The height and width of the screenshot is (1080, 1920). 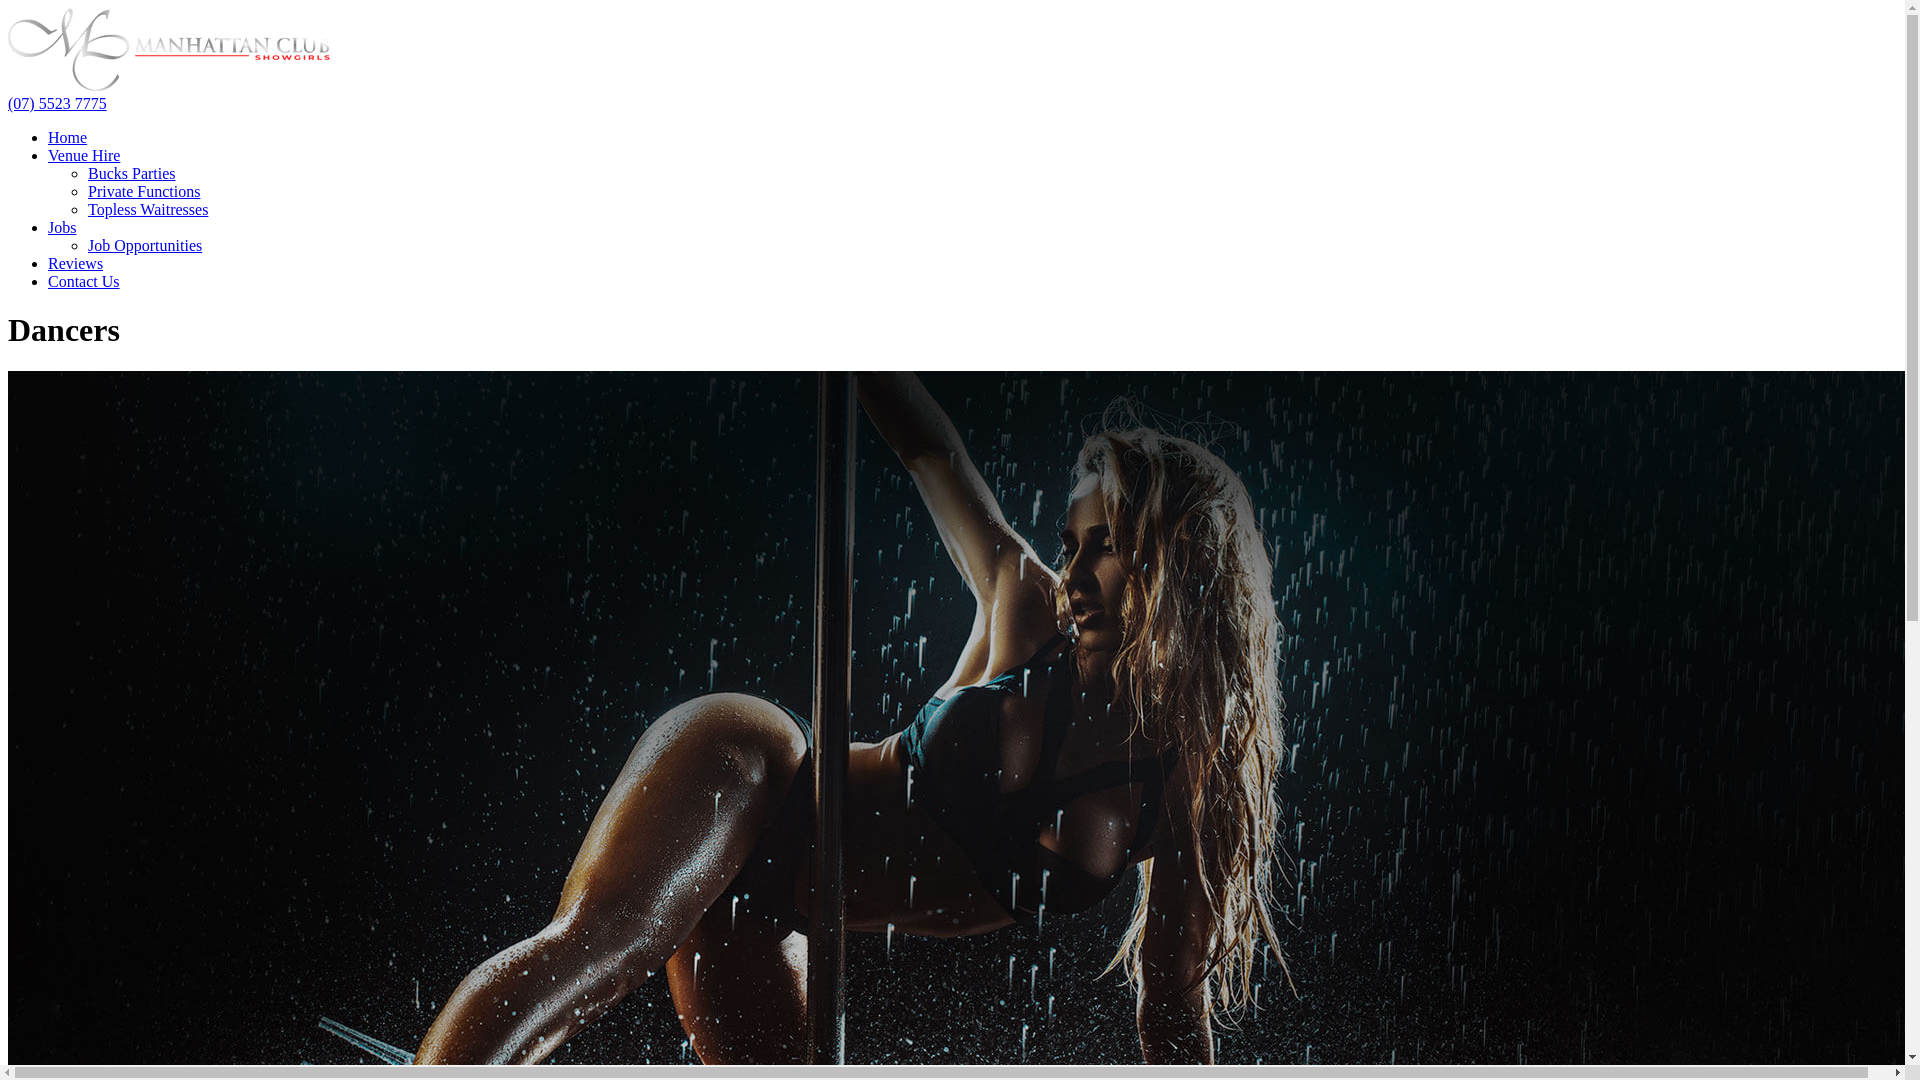 What do you see at coordinates (147, 209) in the screenshot?
I see `'Topless Waitresses'` at bounding box center [147, 209].